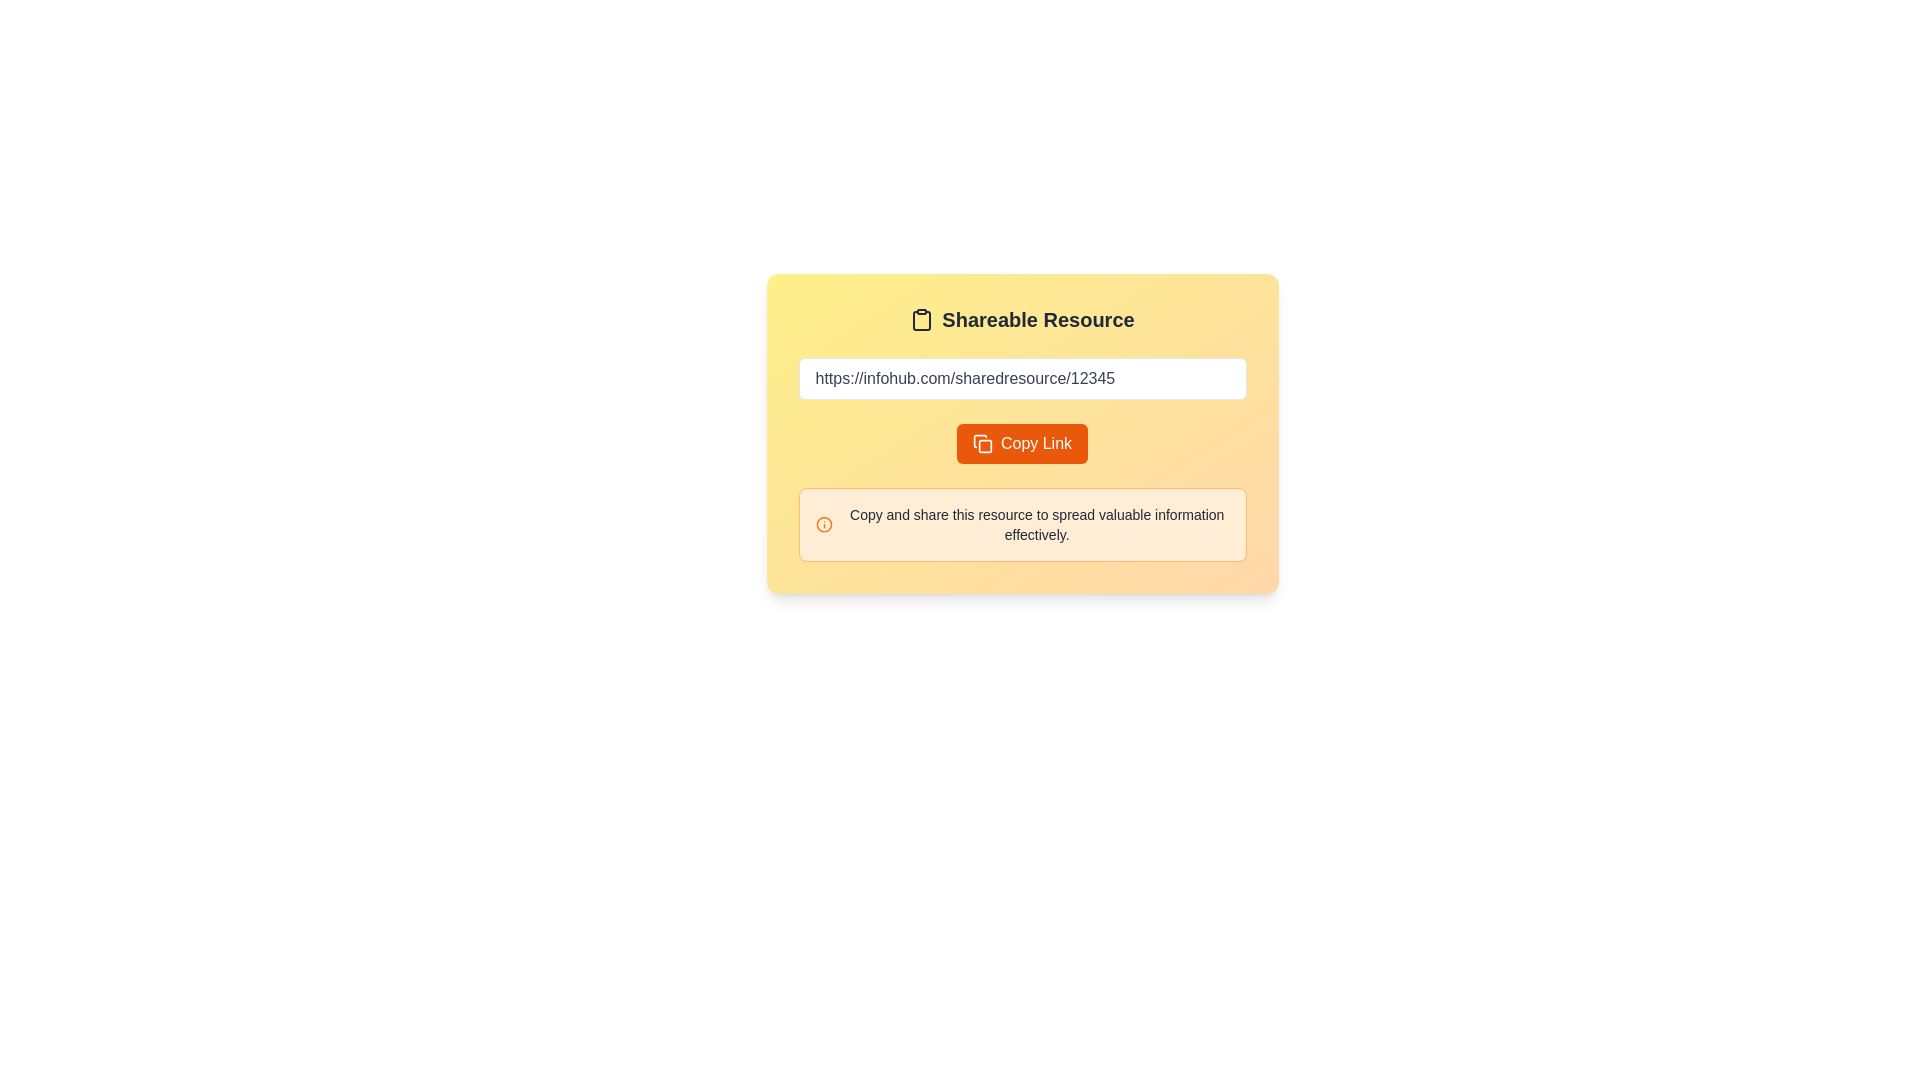  I want to click on the 'Copy Link' text label within the button component, which is prominently styled in bold font on a vibrant orange background, so click(1036, 442).